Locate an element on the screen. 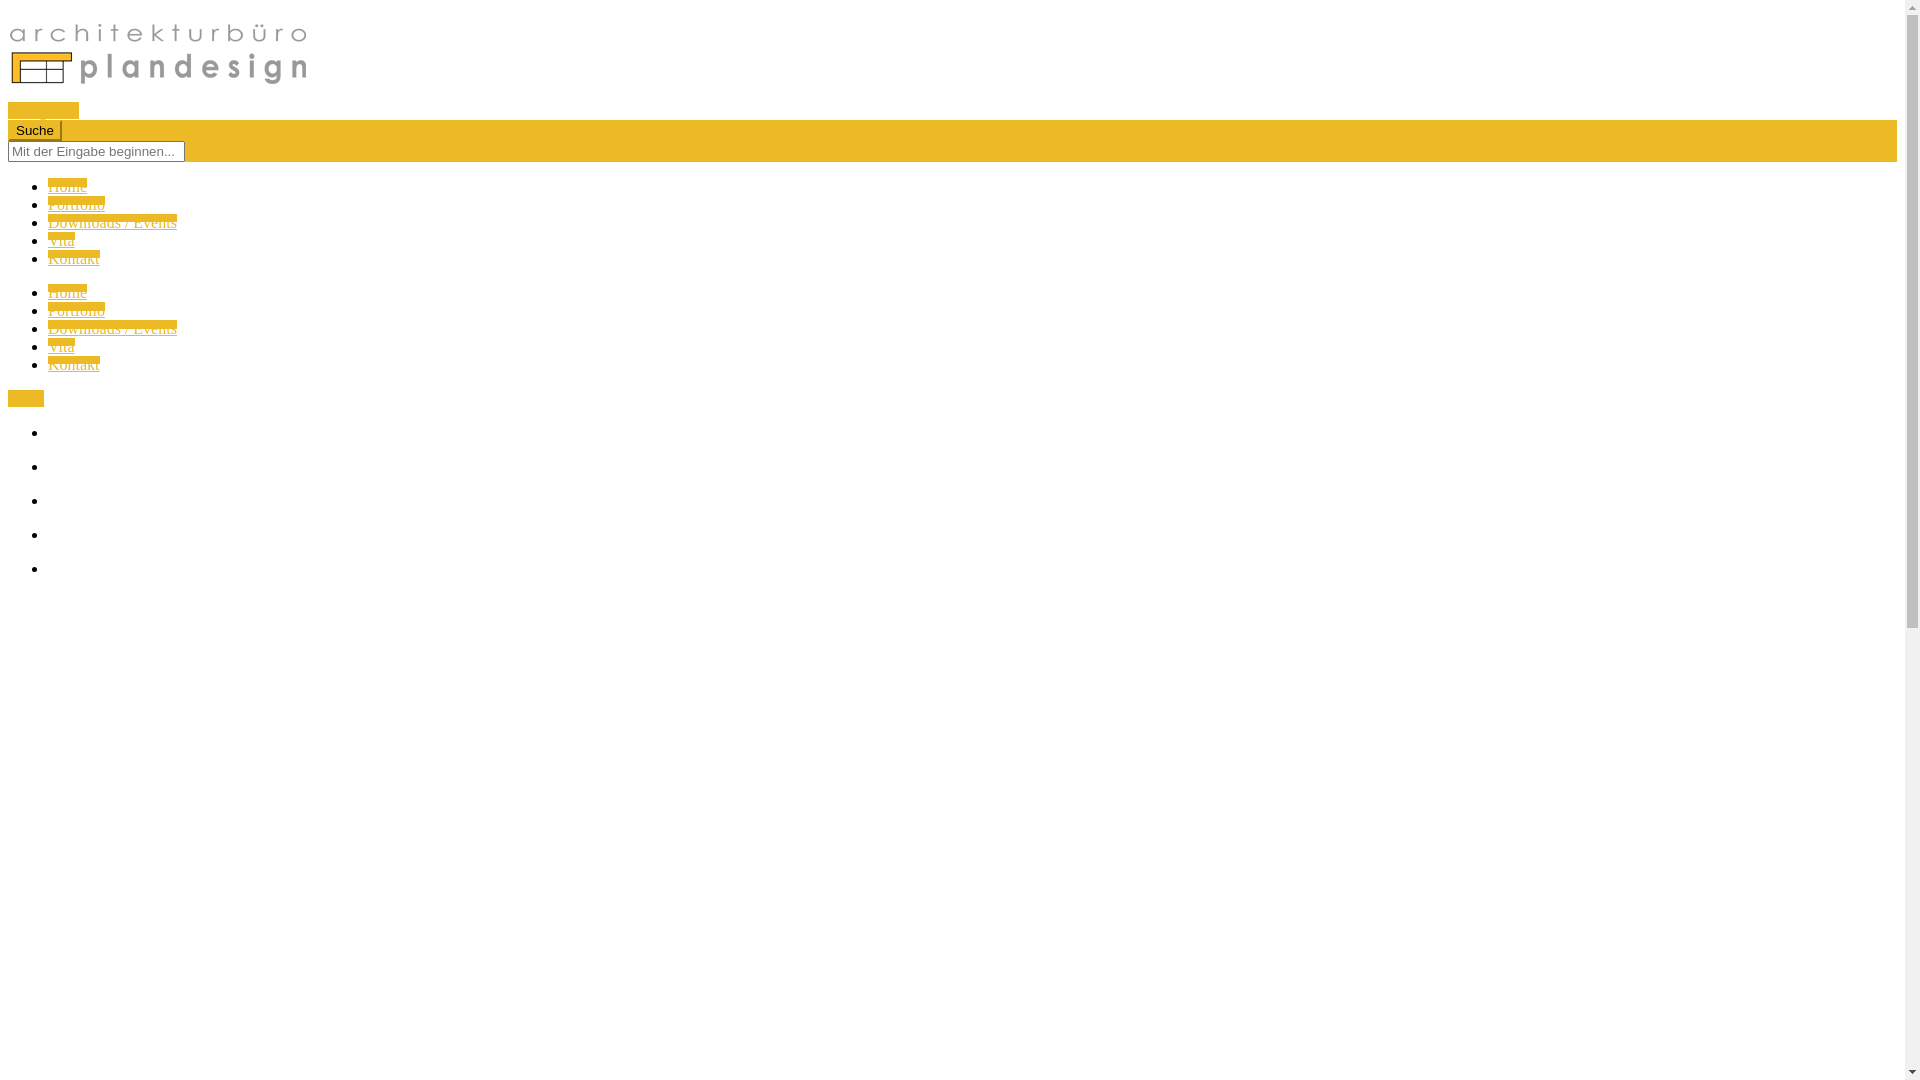 This screenshot has width=1920, height=1080. 'Vita' is located at coordinates (61, 239).